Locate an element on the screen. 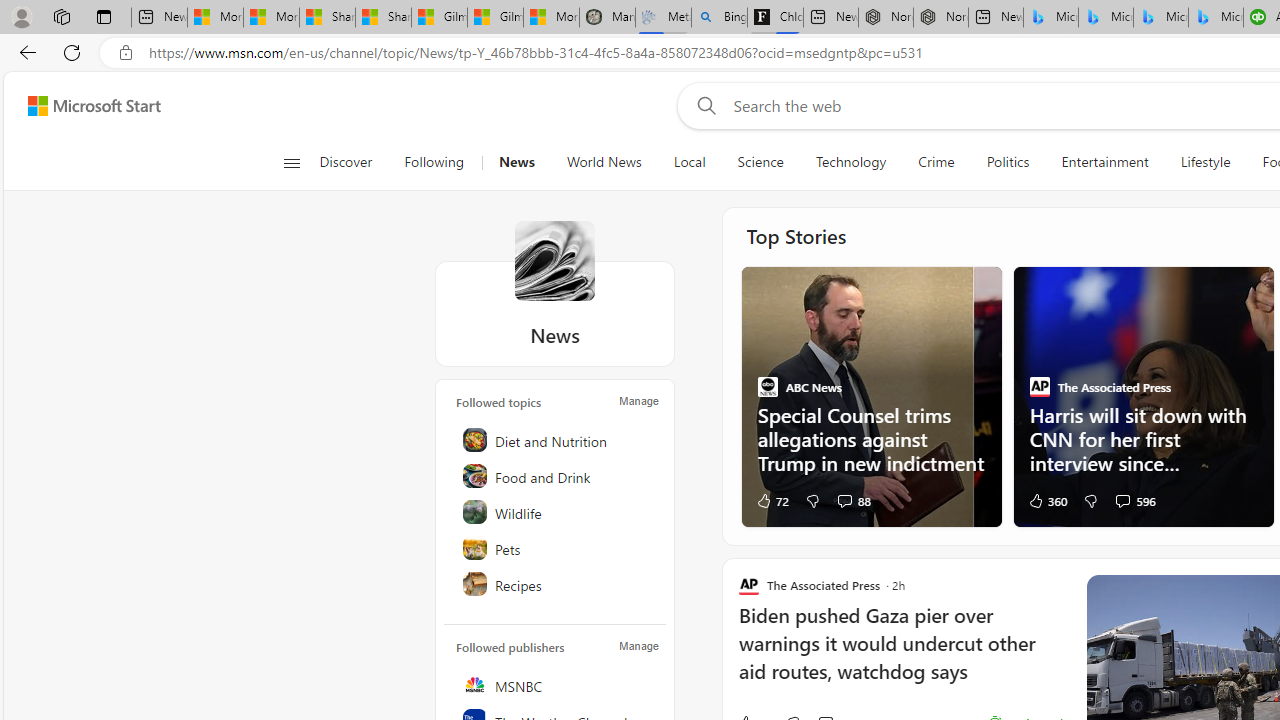 This screenshot has height=720, width=1280. 'World News' is located at coordinates (603, 162).